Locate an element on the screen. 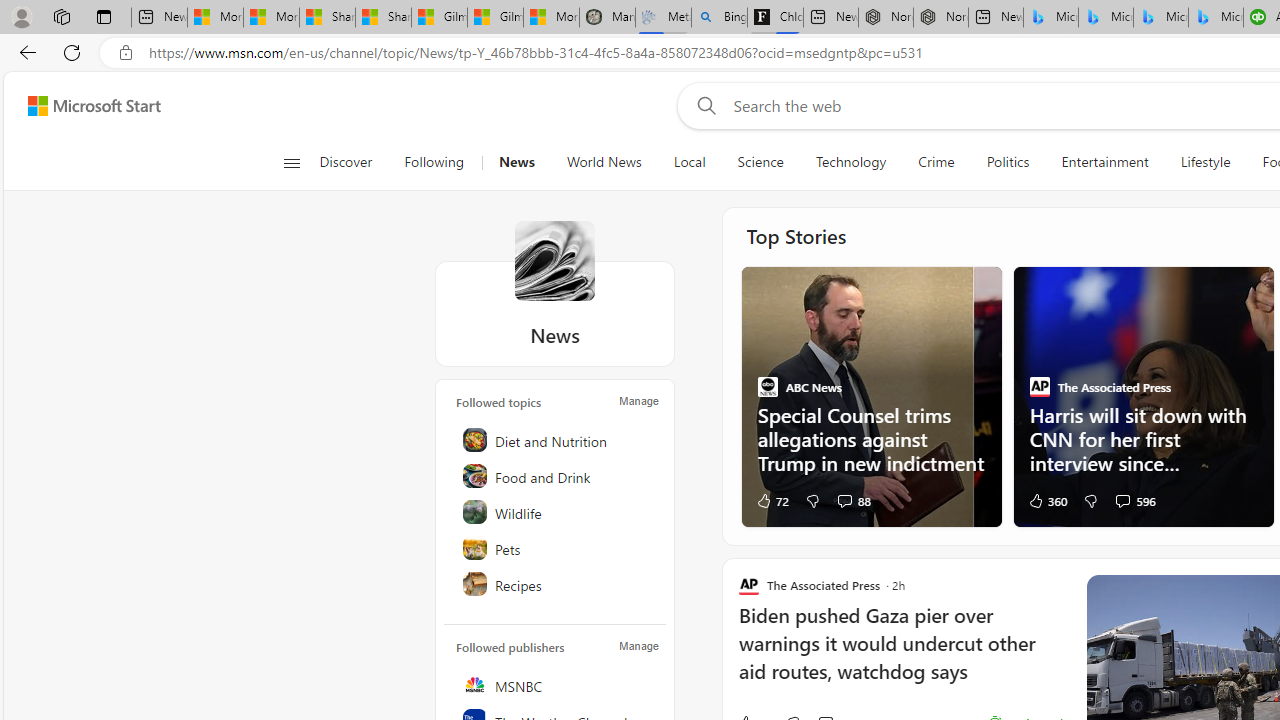 This screenshot has height=720, width=1280. 'World News' is located at coordinates (603, 162).